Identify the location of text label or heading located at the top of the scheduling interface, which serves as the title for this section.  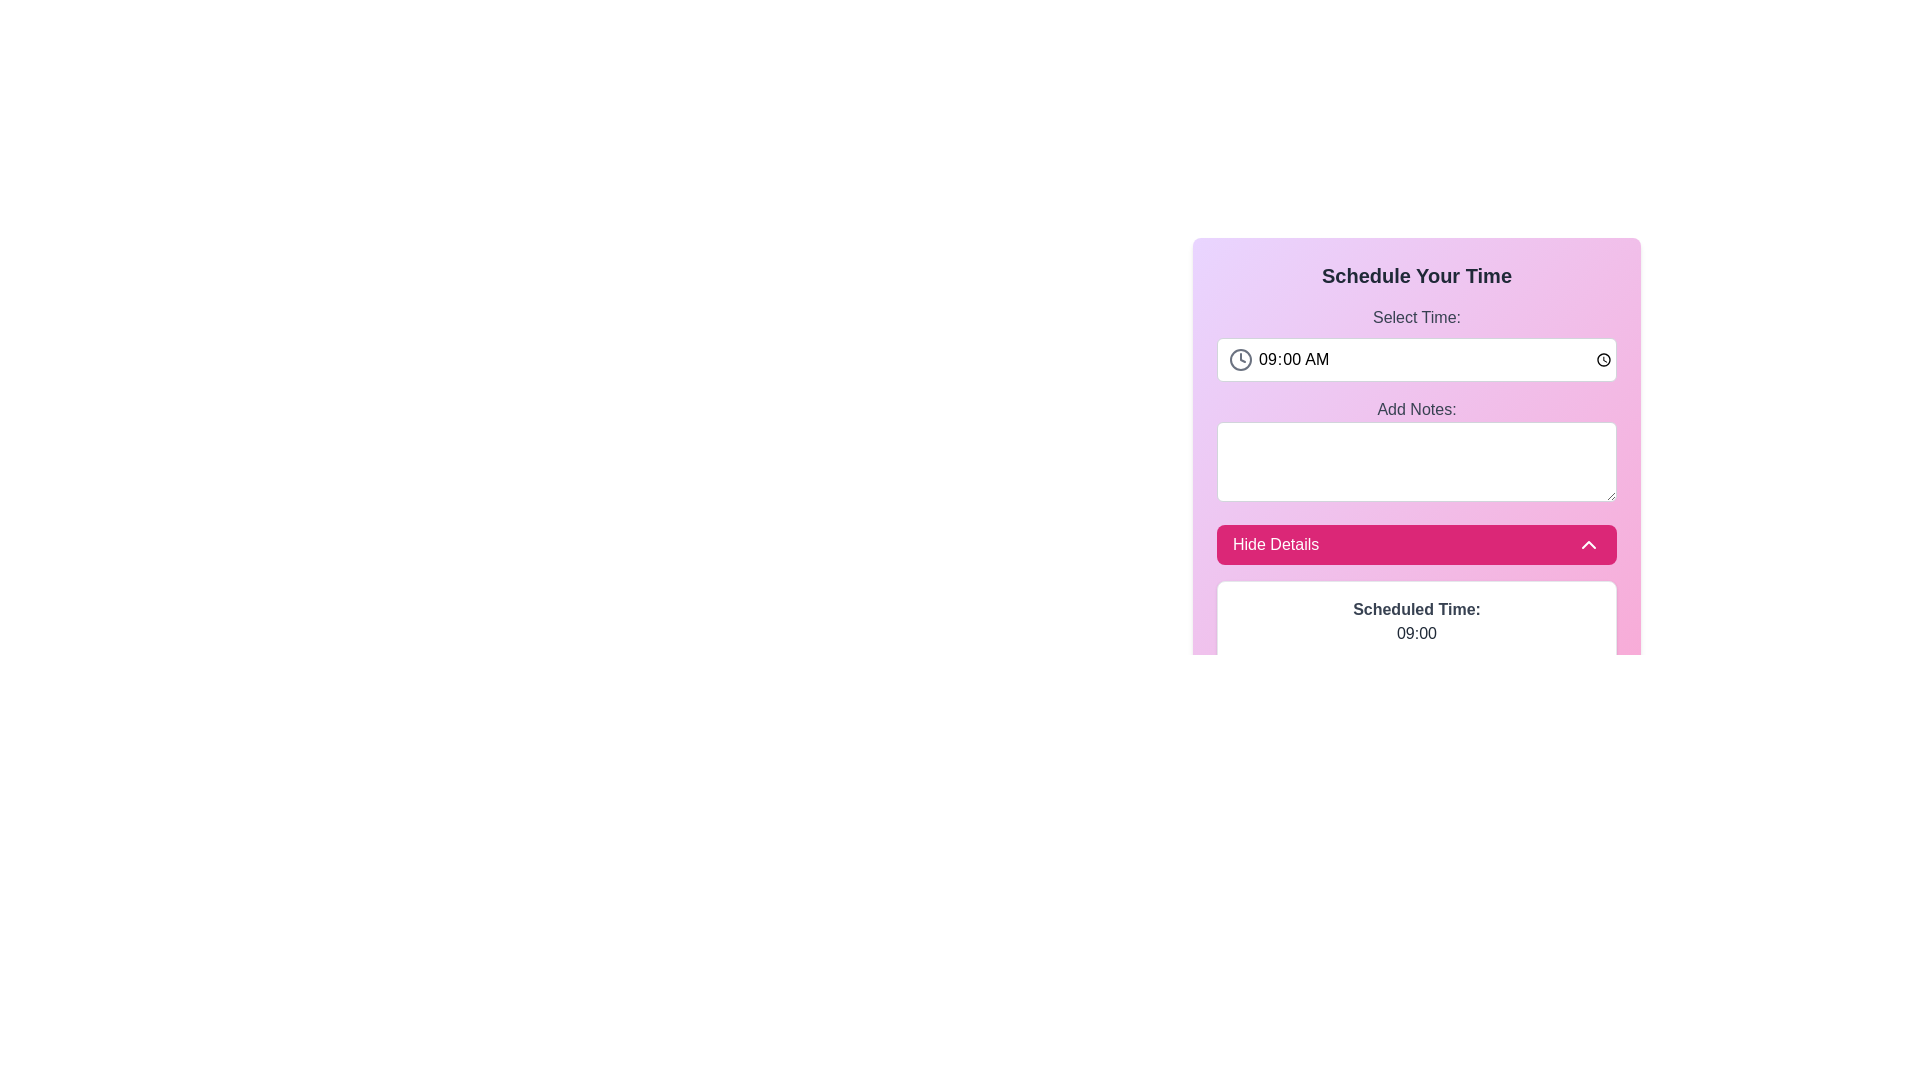
(1415, 276).